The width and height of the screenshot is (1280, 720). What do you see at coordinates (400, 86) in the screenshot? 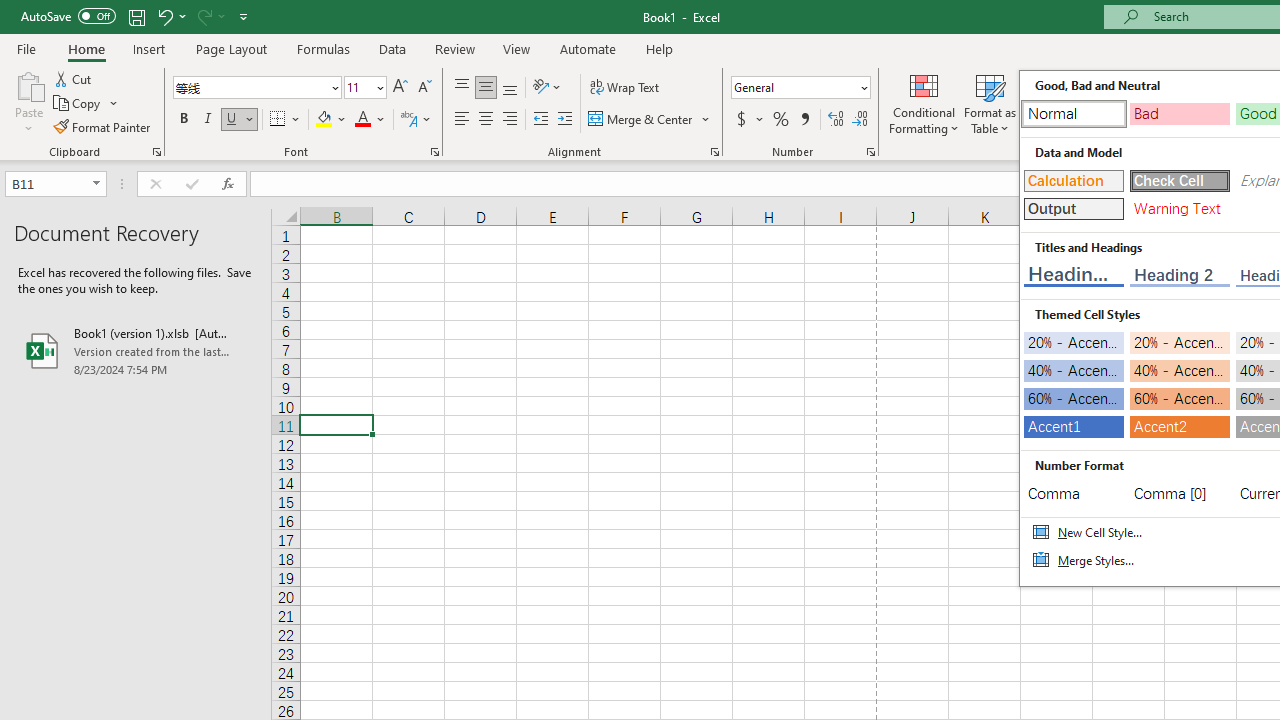
I see `'Increase Font Size'` at bounding box center [400, 86].